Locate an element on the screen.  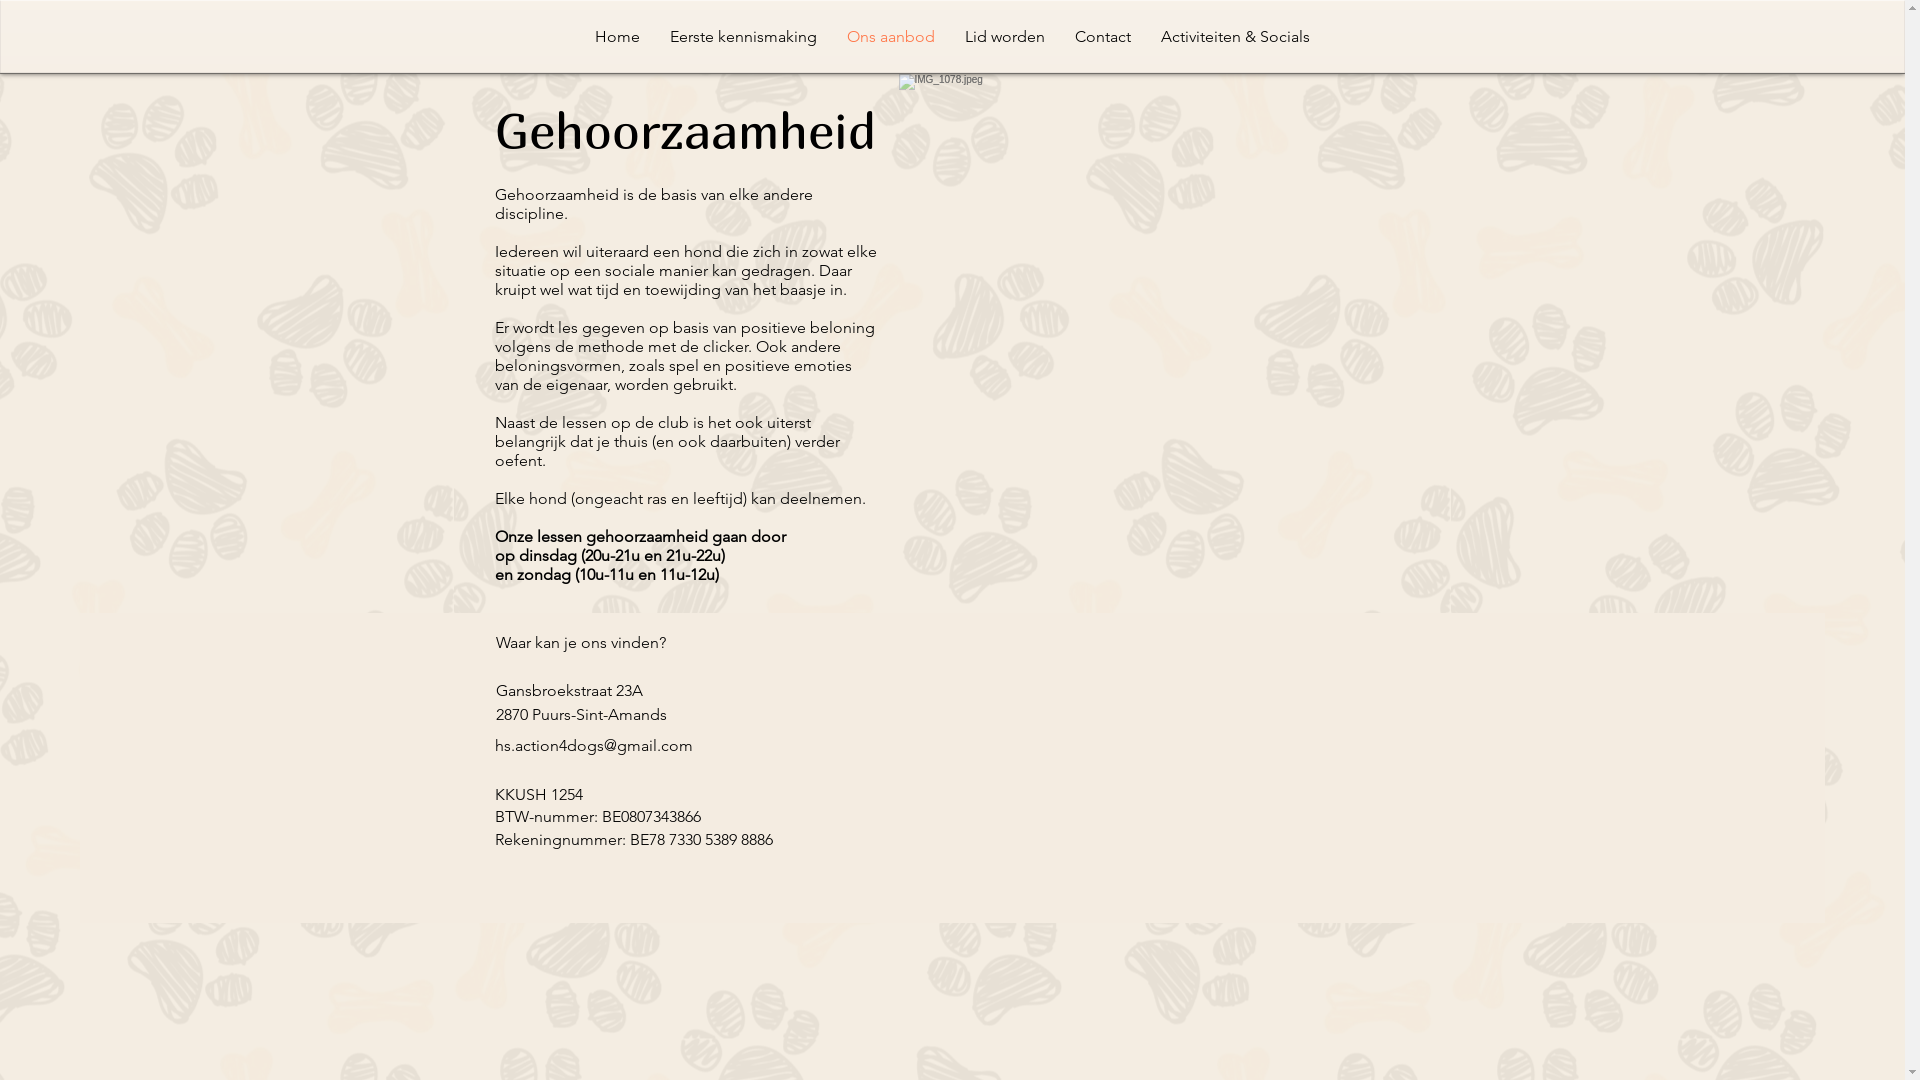
'Home' is located at coordinates (616, 37).